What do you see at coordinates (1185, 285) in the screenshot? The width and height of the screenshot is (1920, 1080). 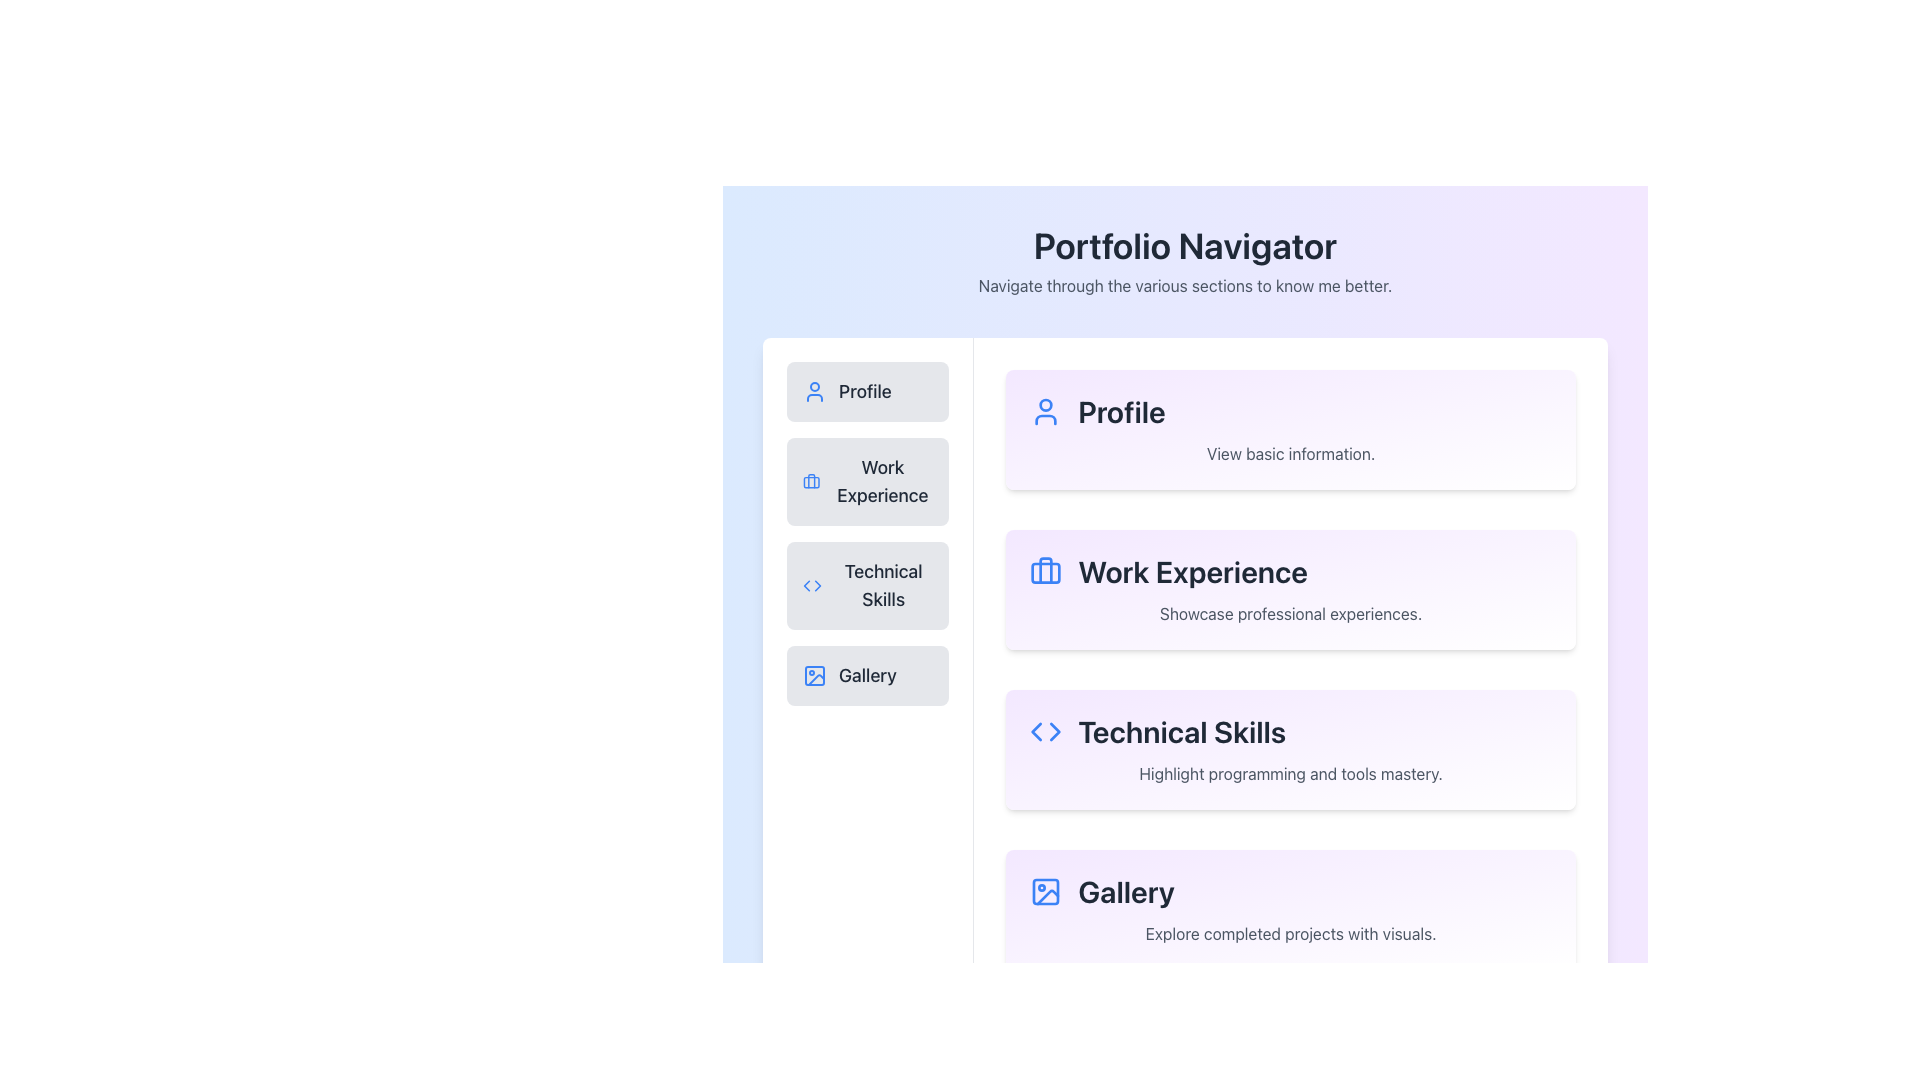 I see `the text element that reads 'Navigate through the various sections to know me better.' positioned below the 'Portfolio Navigator' header` at bounding box center [1185, 285].